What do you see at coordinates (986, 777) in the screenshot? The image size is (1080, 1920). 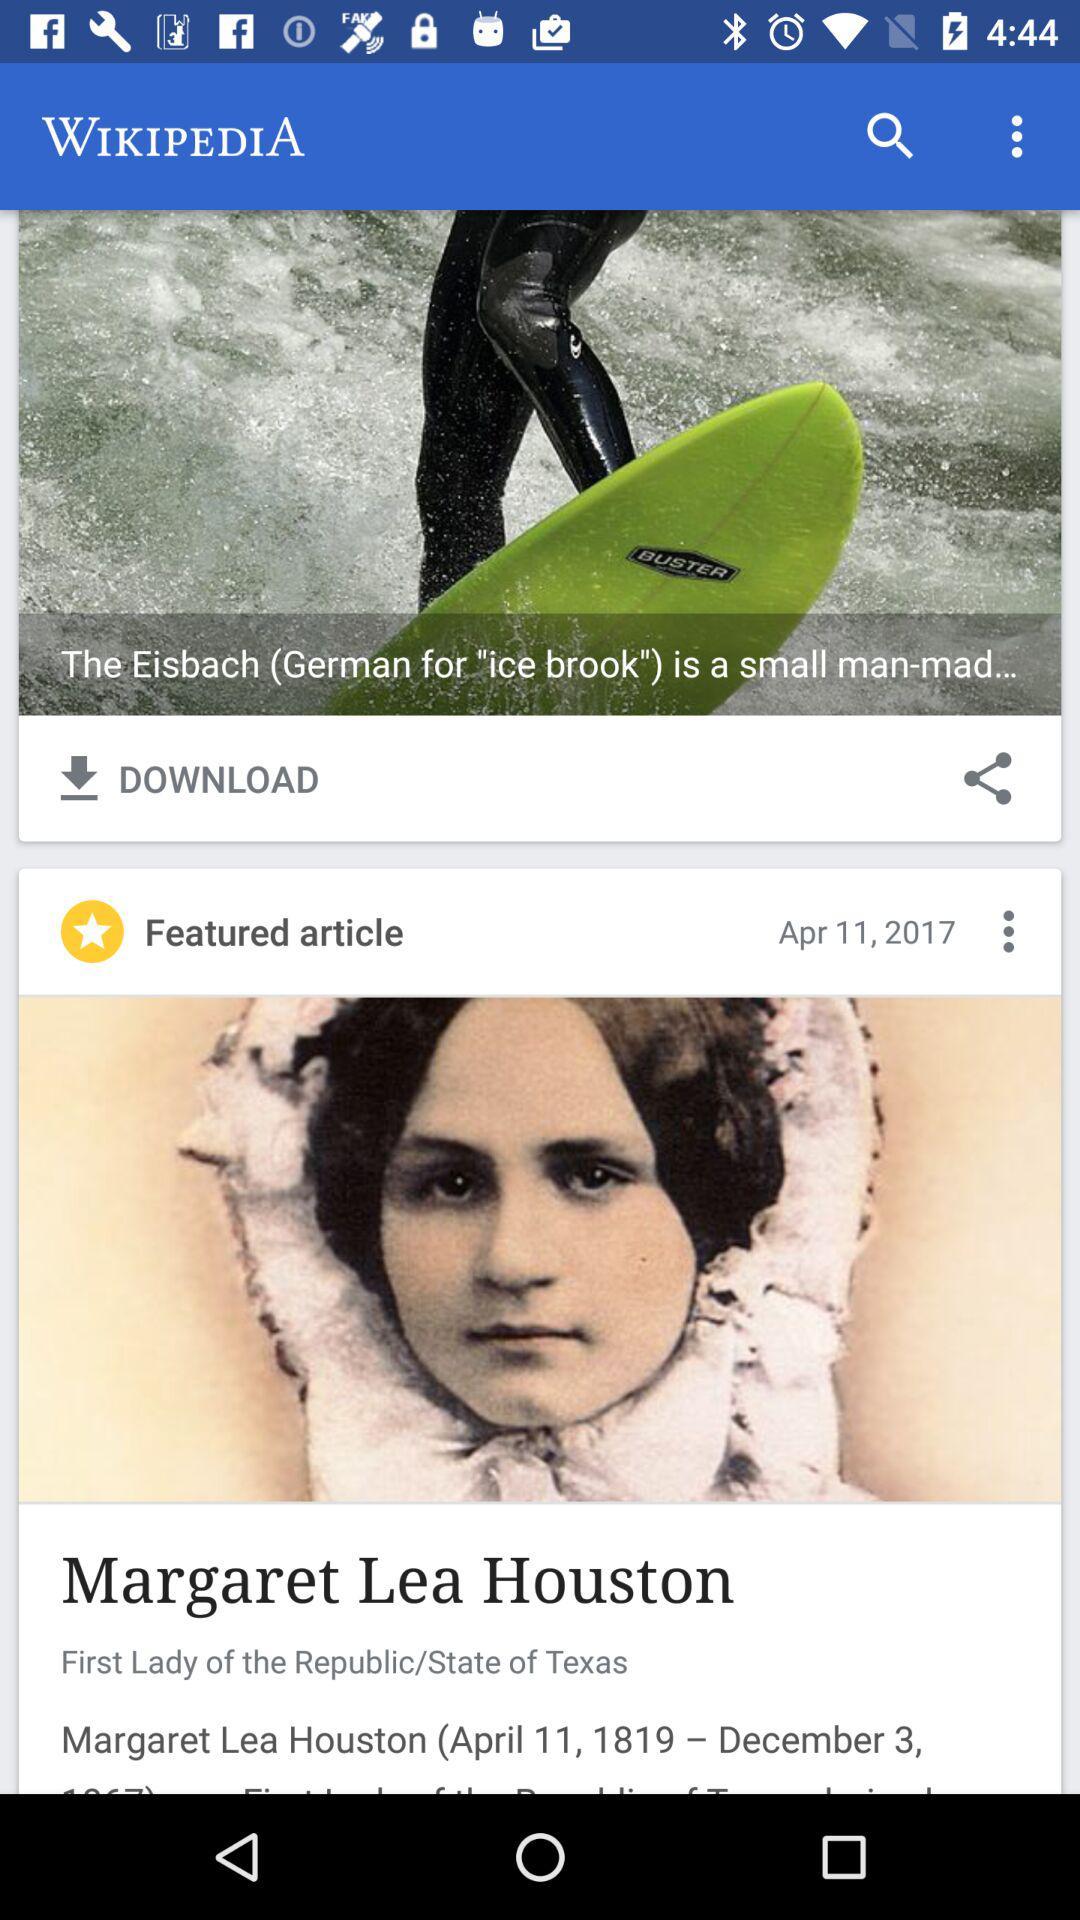 I see `the item to the right of the download` at bounding box center [986, 777].